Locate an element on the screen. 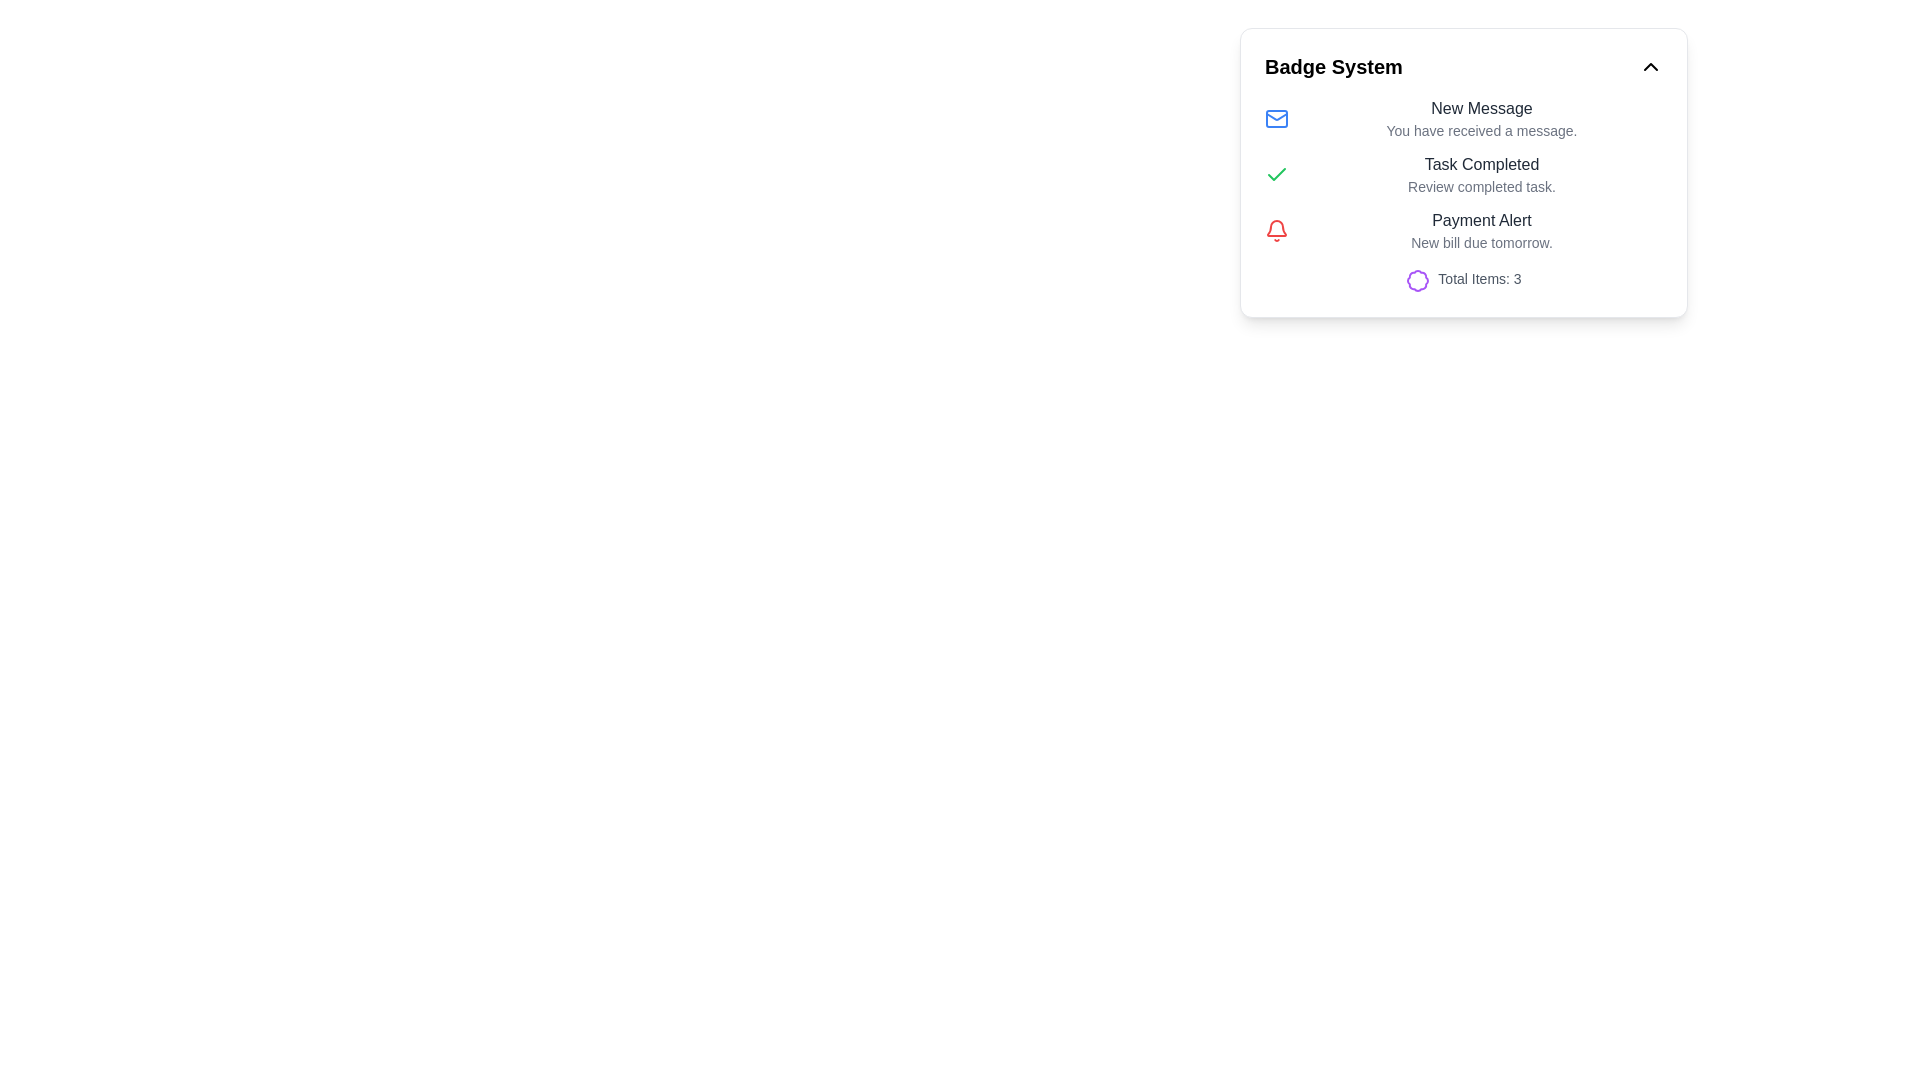 The image size is (1920, 1080). notification text from the third notification item displayed in the 'Badge System' modal box is located at coordinates (1464, 230).